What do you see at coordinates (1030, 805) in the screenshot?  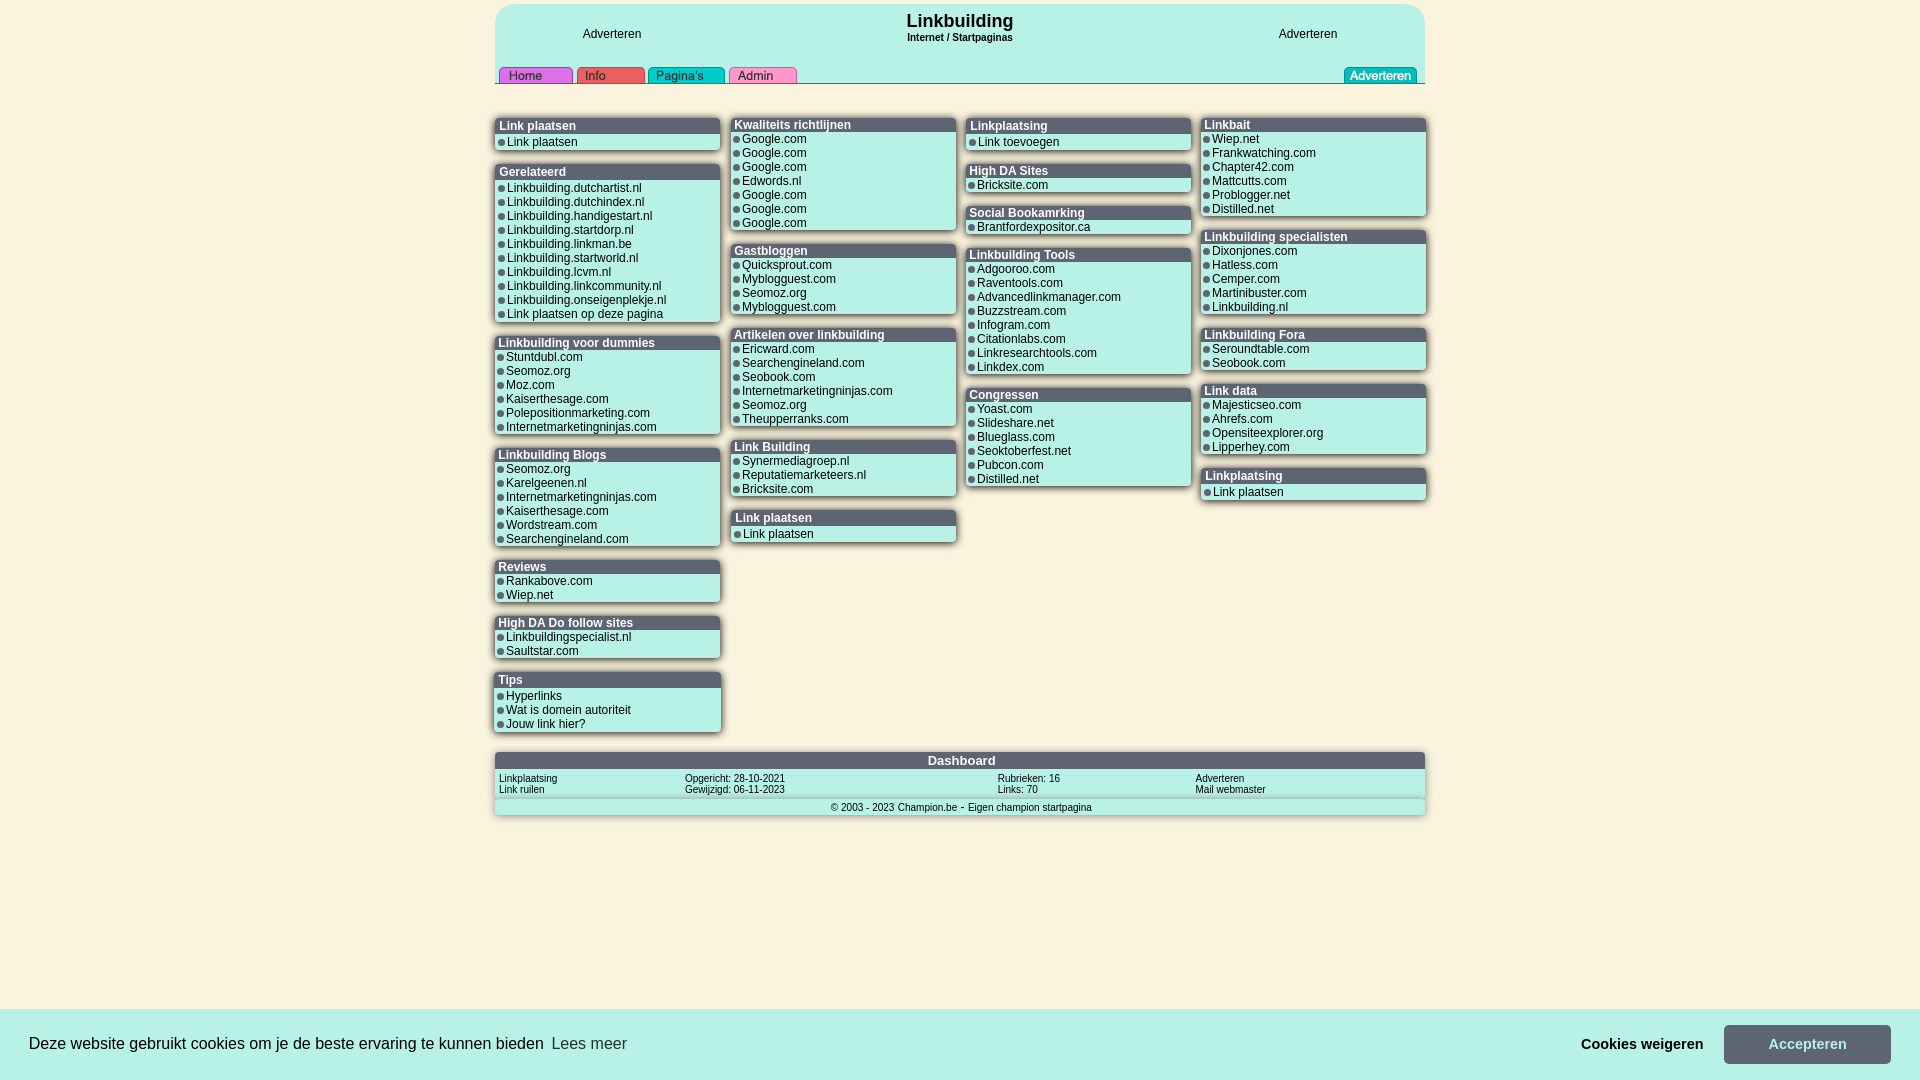 I see `'Eigen champion startpagina'` at bounding box center [1030, 805].